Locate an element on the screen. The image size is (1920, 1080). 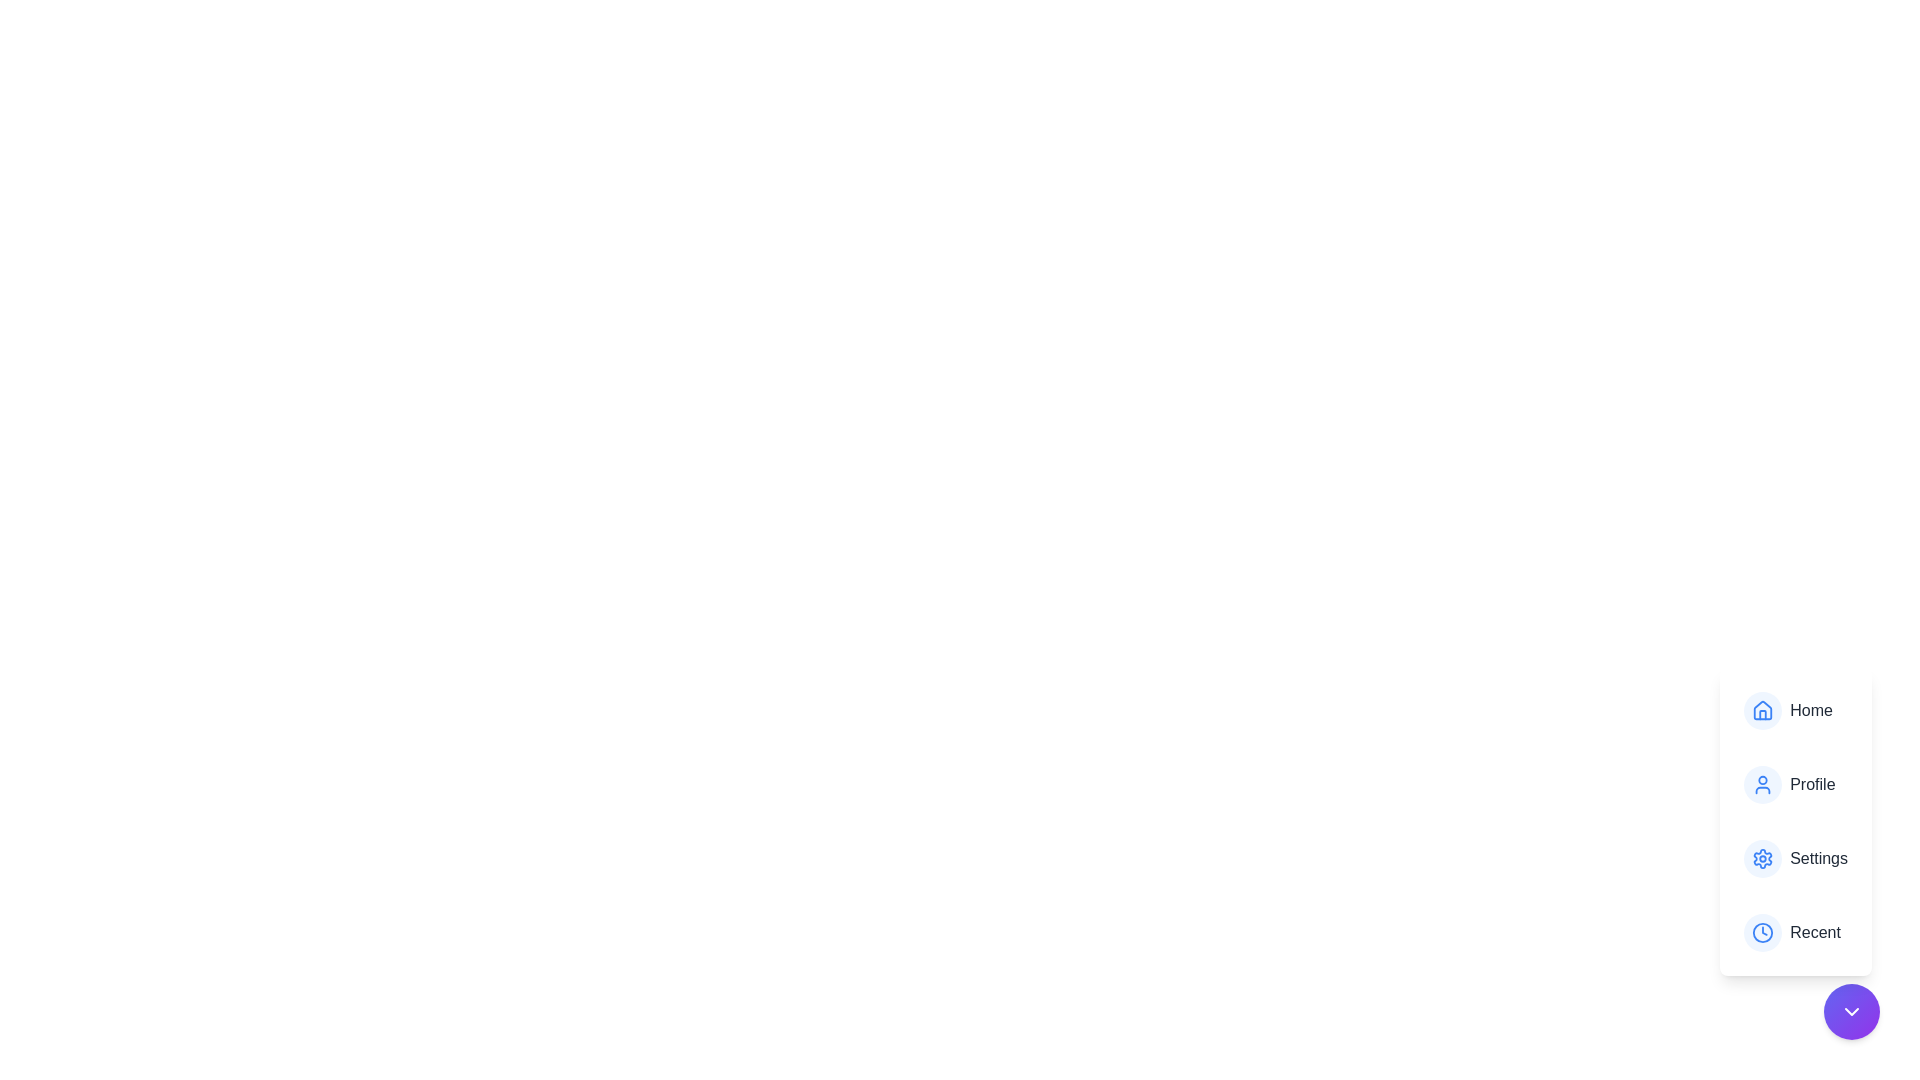
main button to toggle the visibility of the speed dial menu is located at coordinates (1851, 1011).